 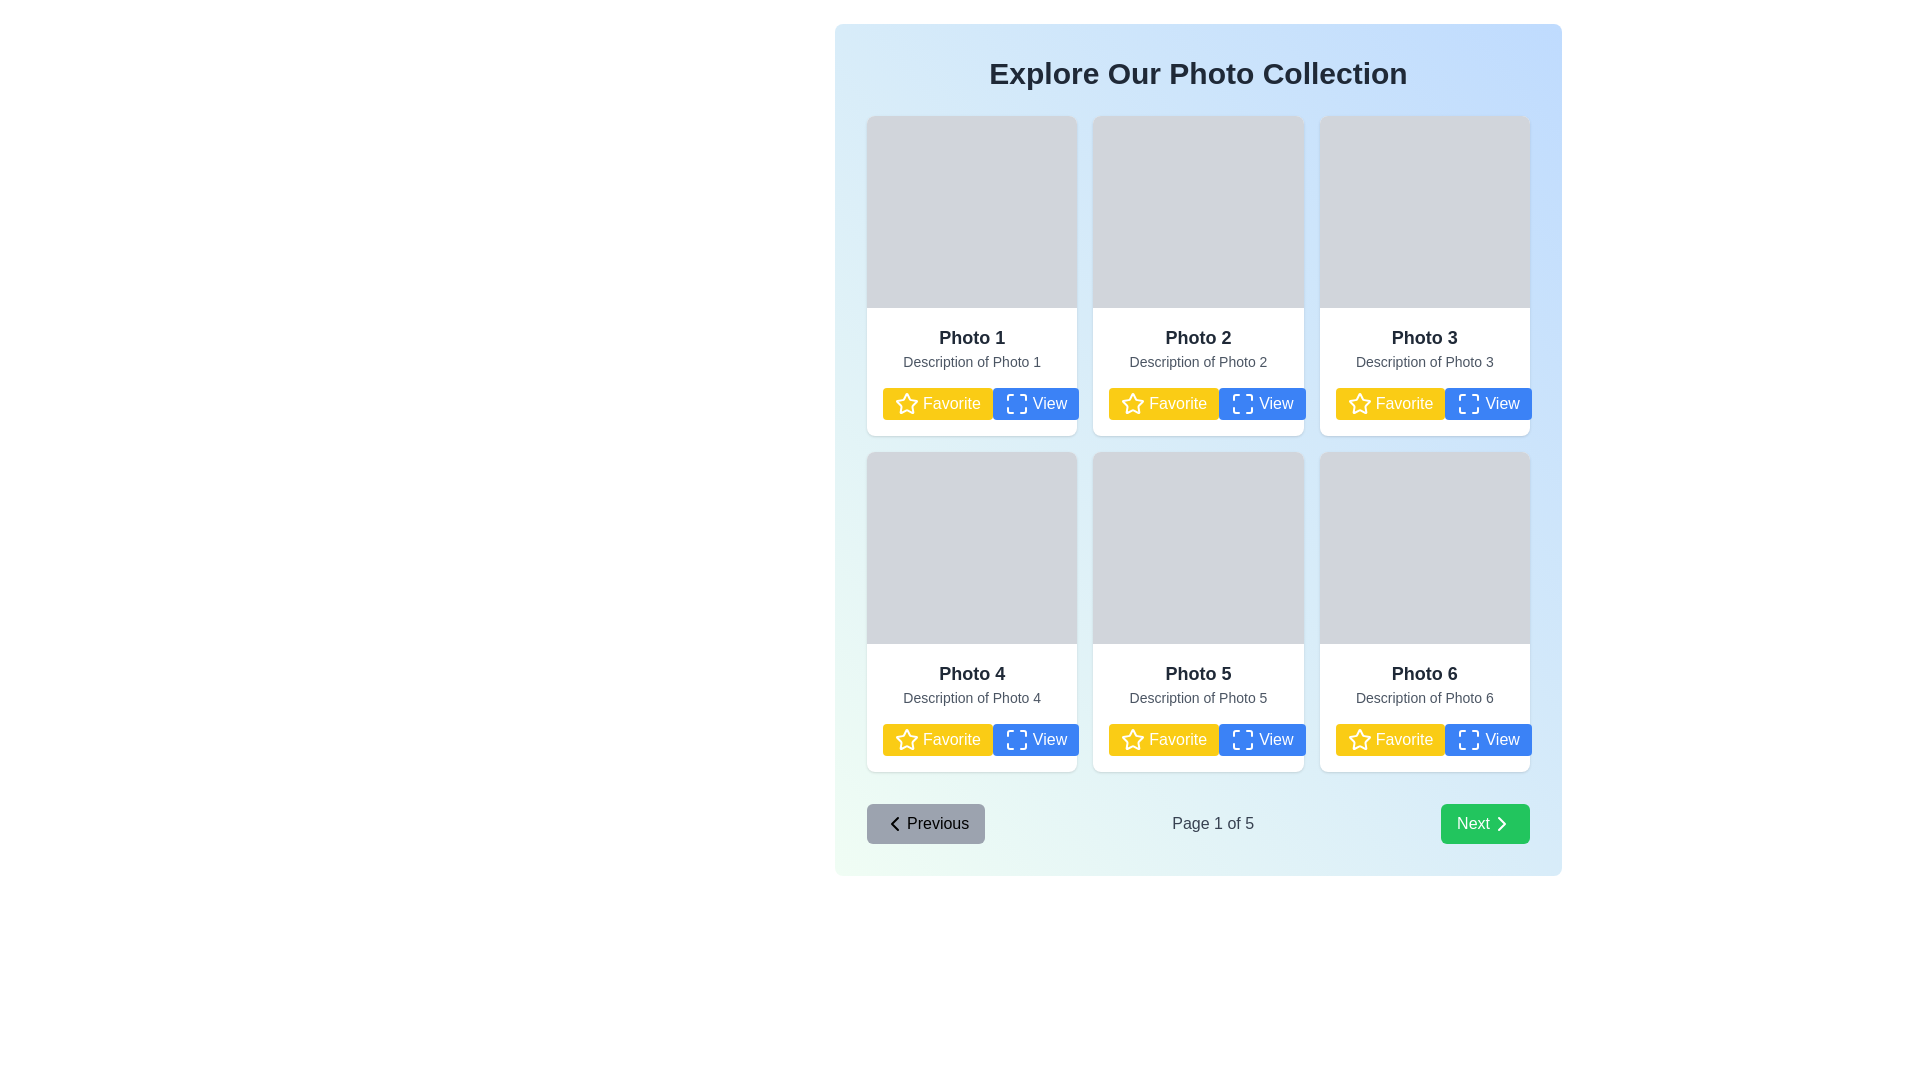 I want to click on the 'View' button located on the bottom of the card-like component with a white background and rounded corners, positioned in the bottom-right of the grid layout, so click(x=1423, y=611).